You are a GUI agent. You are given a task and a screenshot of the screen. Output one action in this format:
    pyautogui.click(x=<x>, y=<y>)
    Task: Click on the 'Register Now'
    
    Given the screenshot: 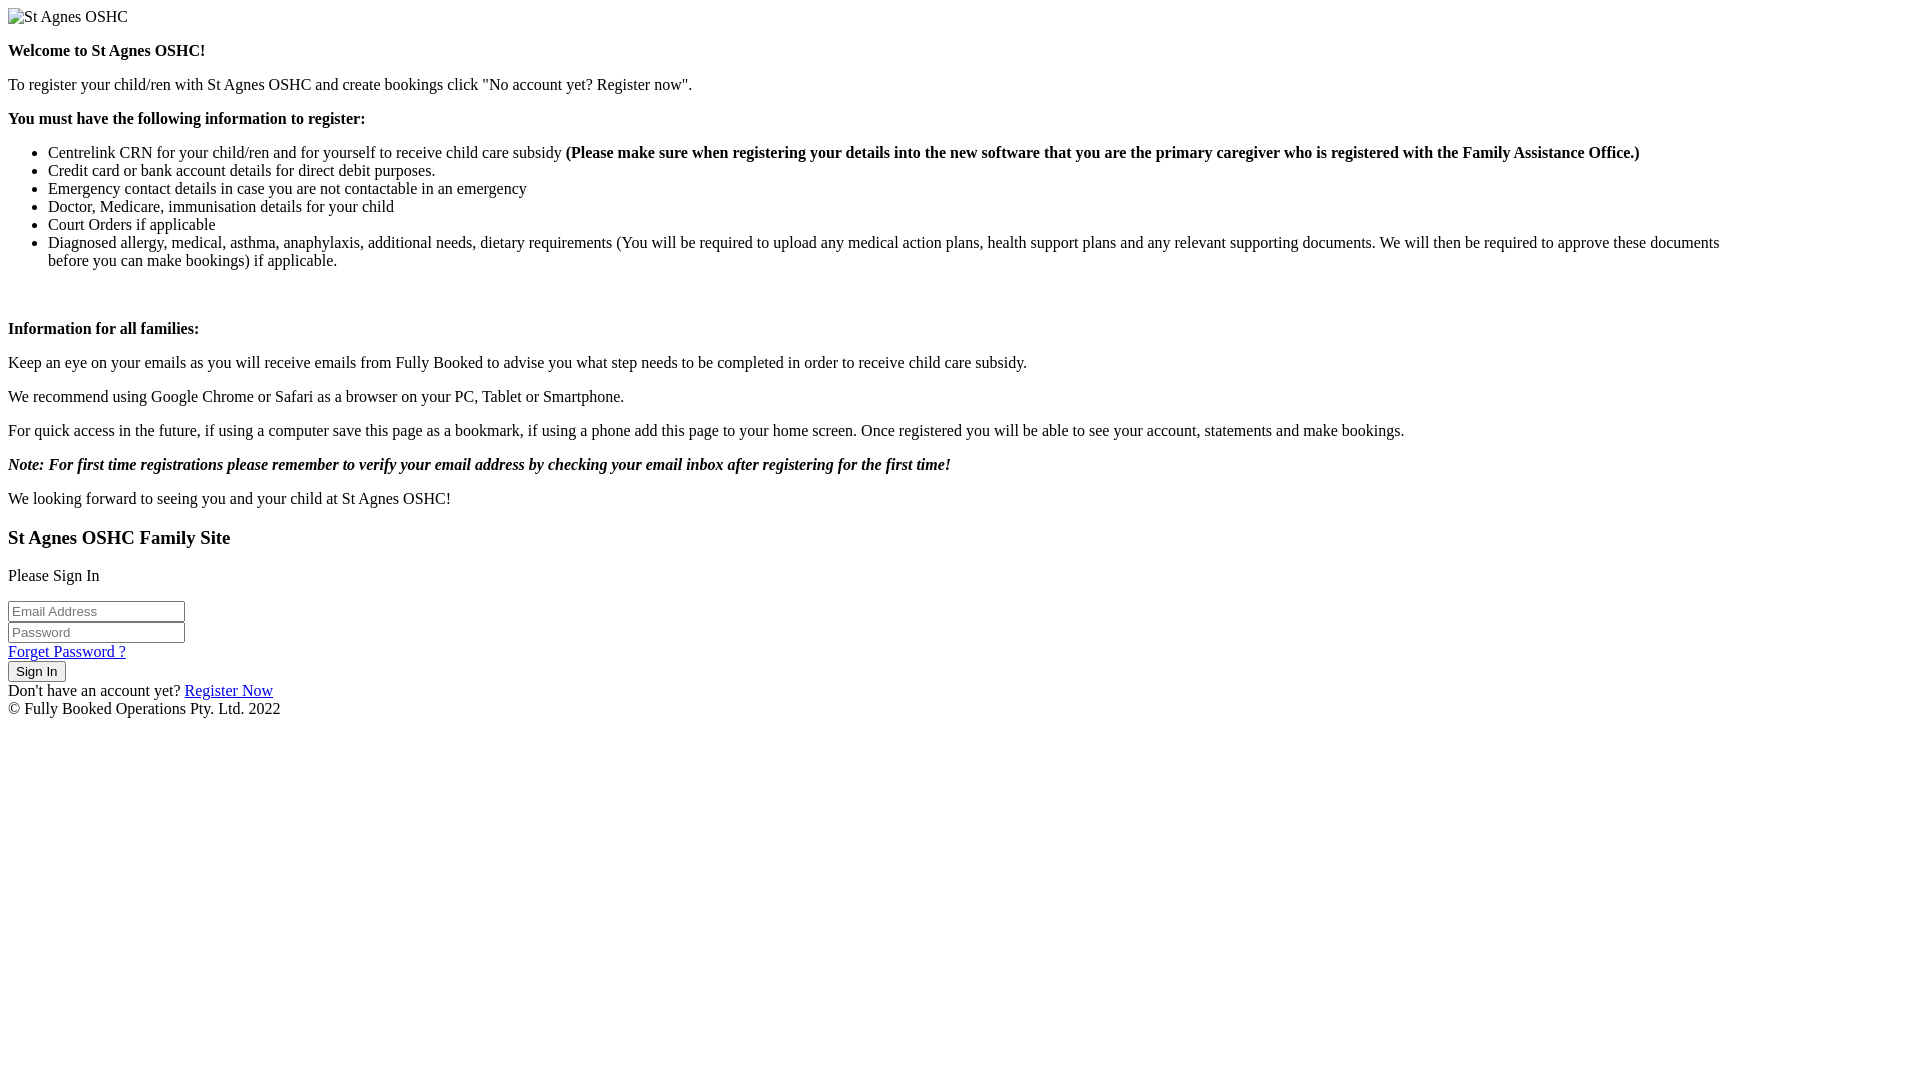 What is the action you would take?
    pyautogui.click(x=229, y=689)
    